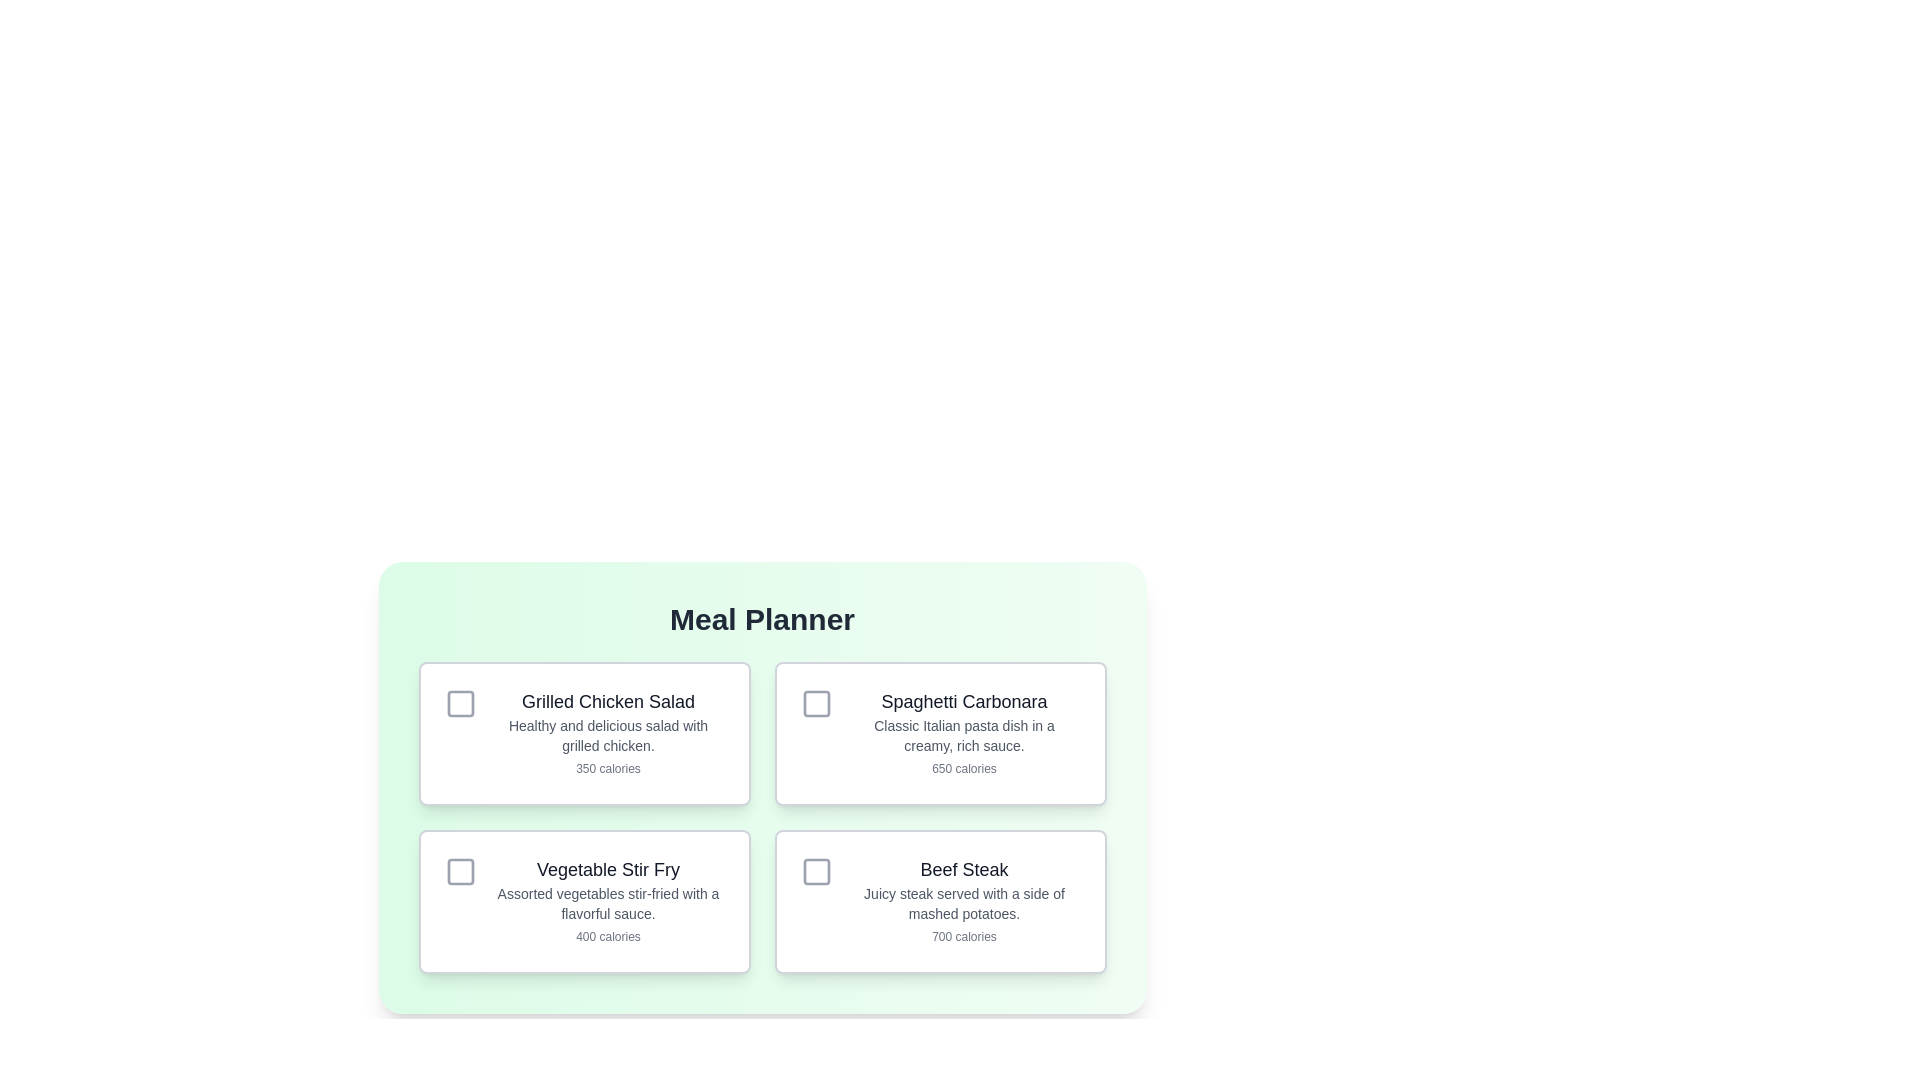 The image size is (1920, 1080). What do you see at coordinates (607, 733) in the screenshot?
I see `the Text Display element that conveys details about 'Grilled Chicken Salad', located in the Meal Planner section, positioned to the right of an interactive checkbox` at bounding box center [607, 733].